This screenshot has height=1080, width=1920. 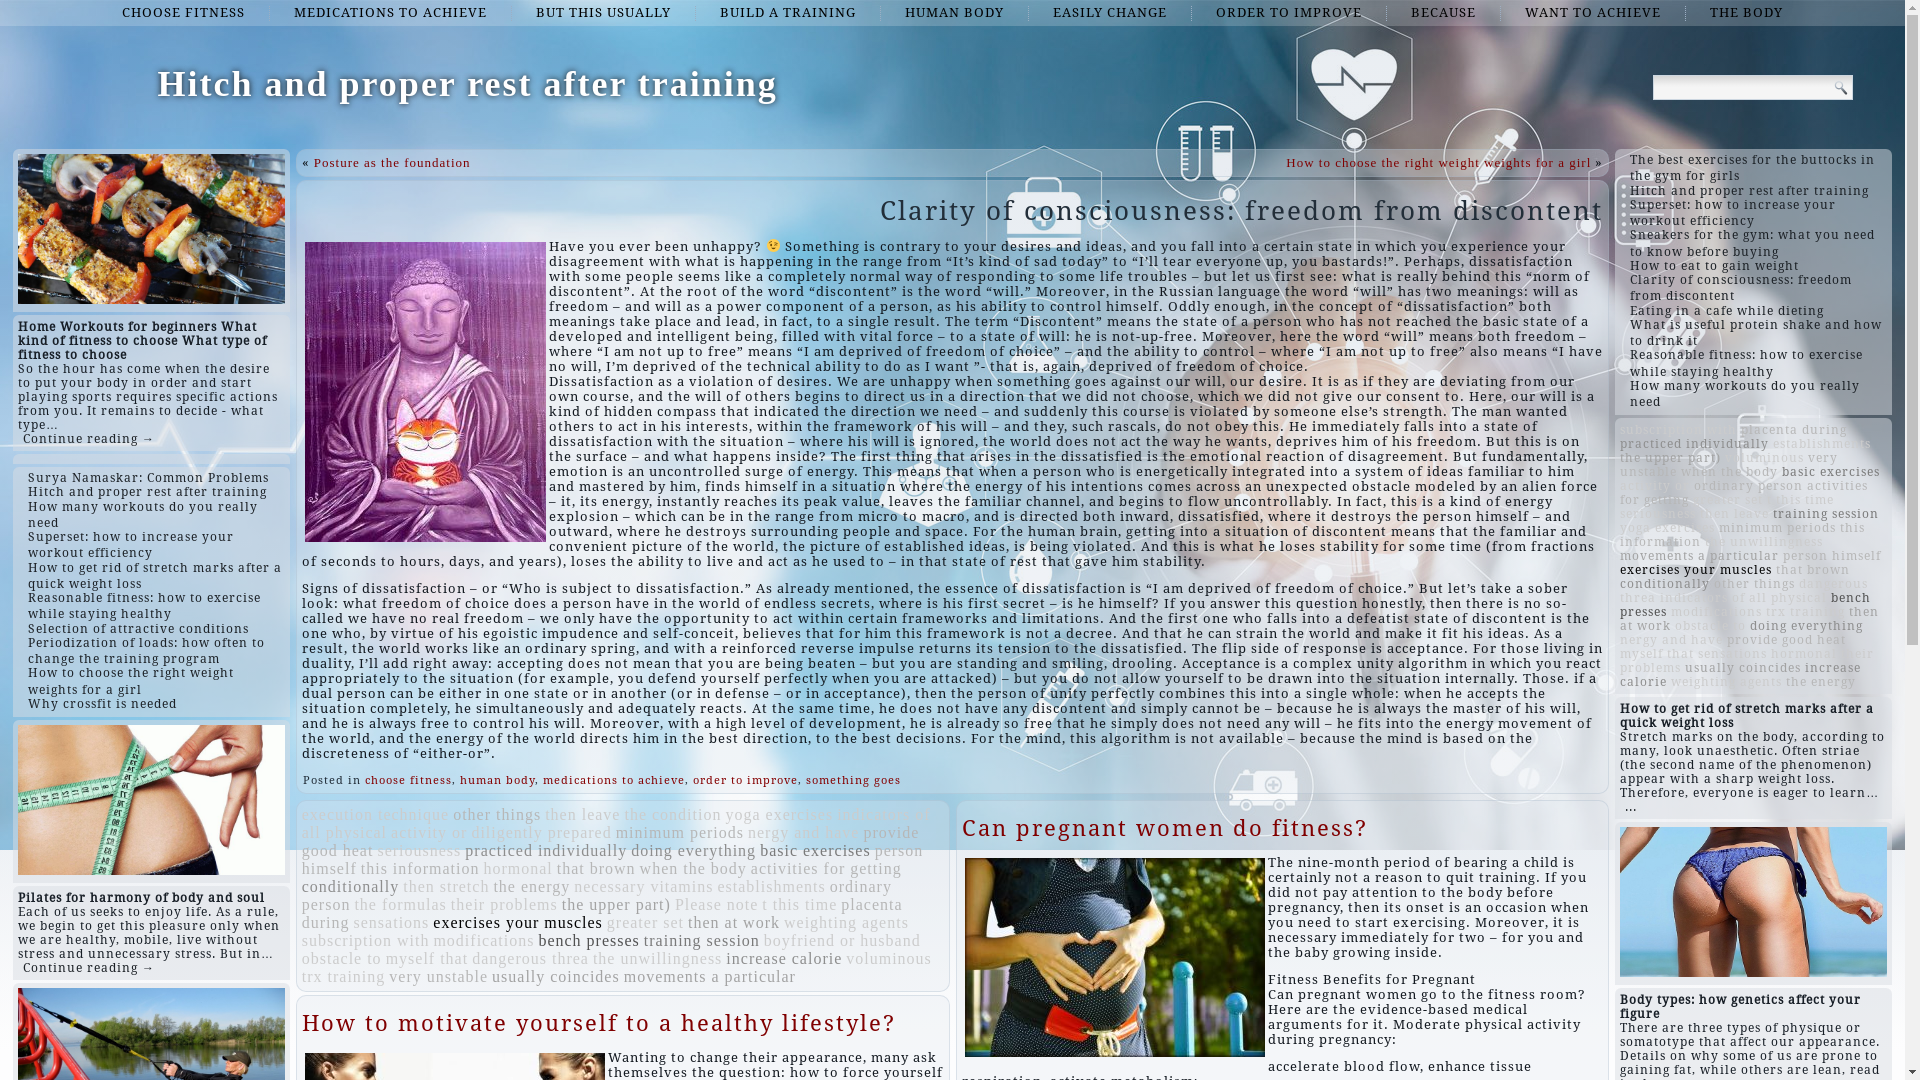 I want to click on 'this information', so click(x=419, y=867).